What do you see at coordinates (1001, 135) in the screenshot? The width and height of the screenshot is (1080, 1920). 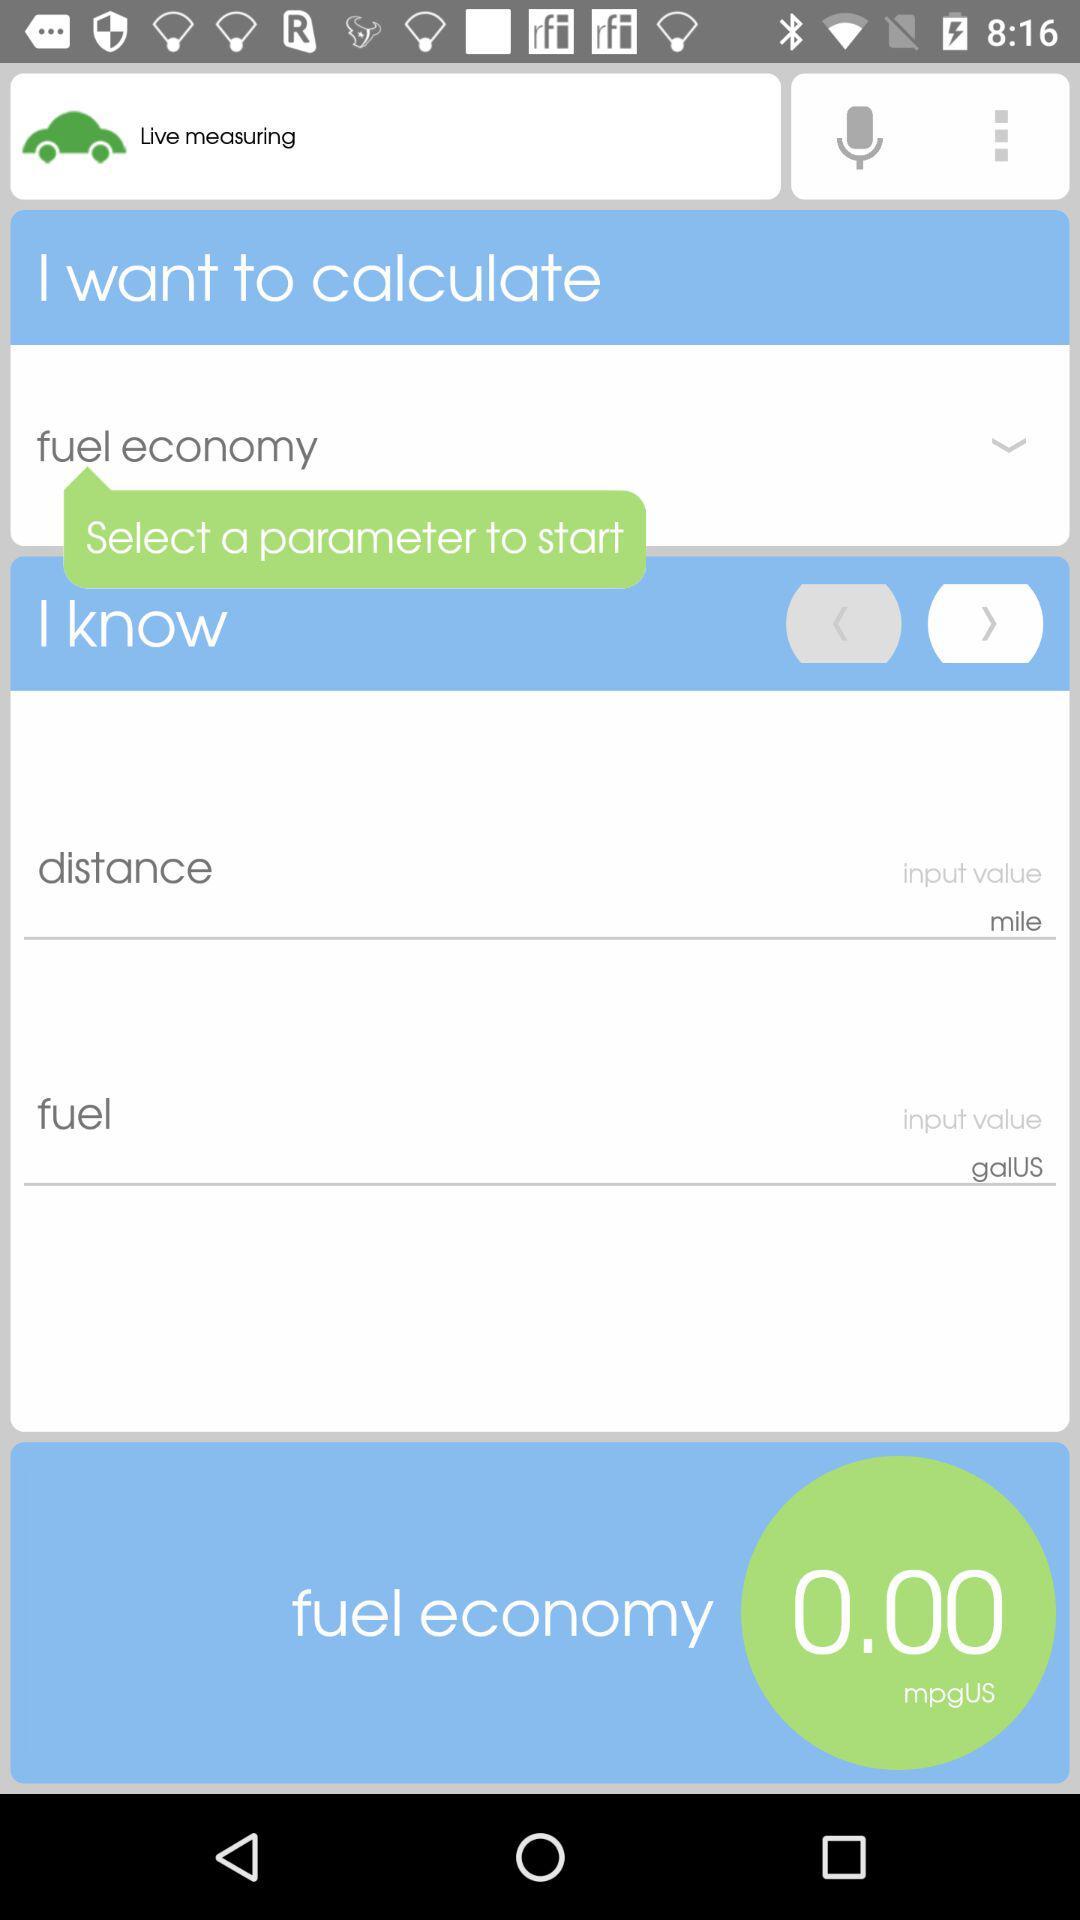 I see `application settings` at bounding box center [1001, 135].